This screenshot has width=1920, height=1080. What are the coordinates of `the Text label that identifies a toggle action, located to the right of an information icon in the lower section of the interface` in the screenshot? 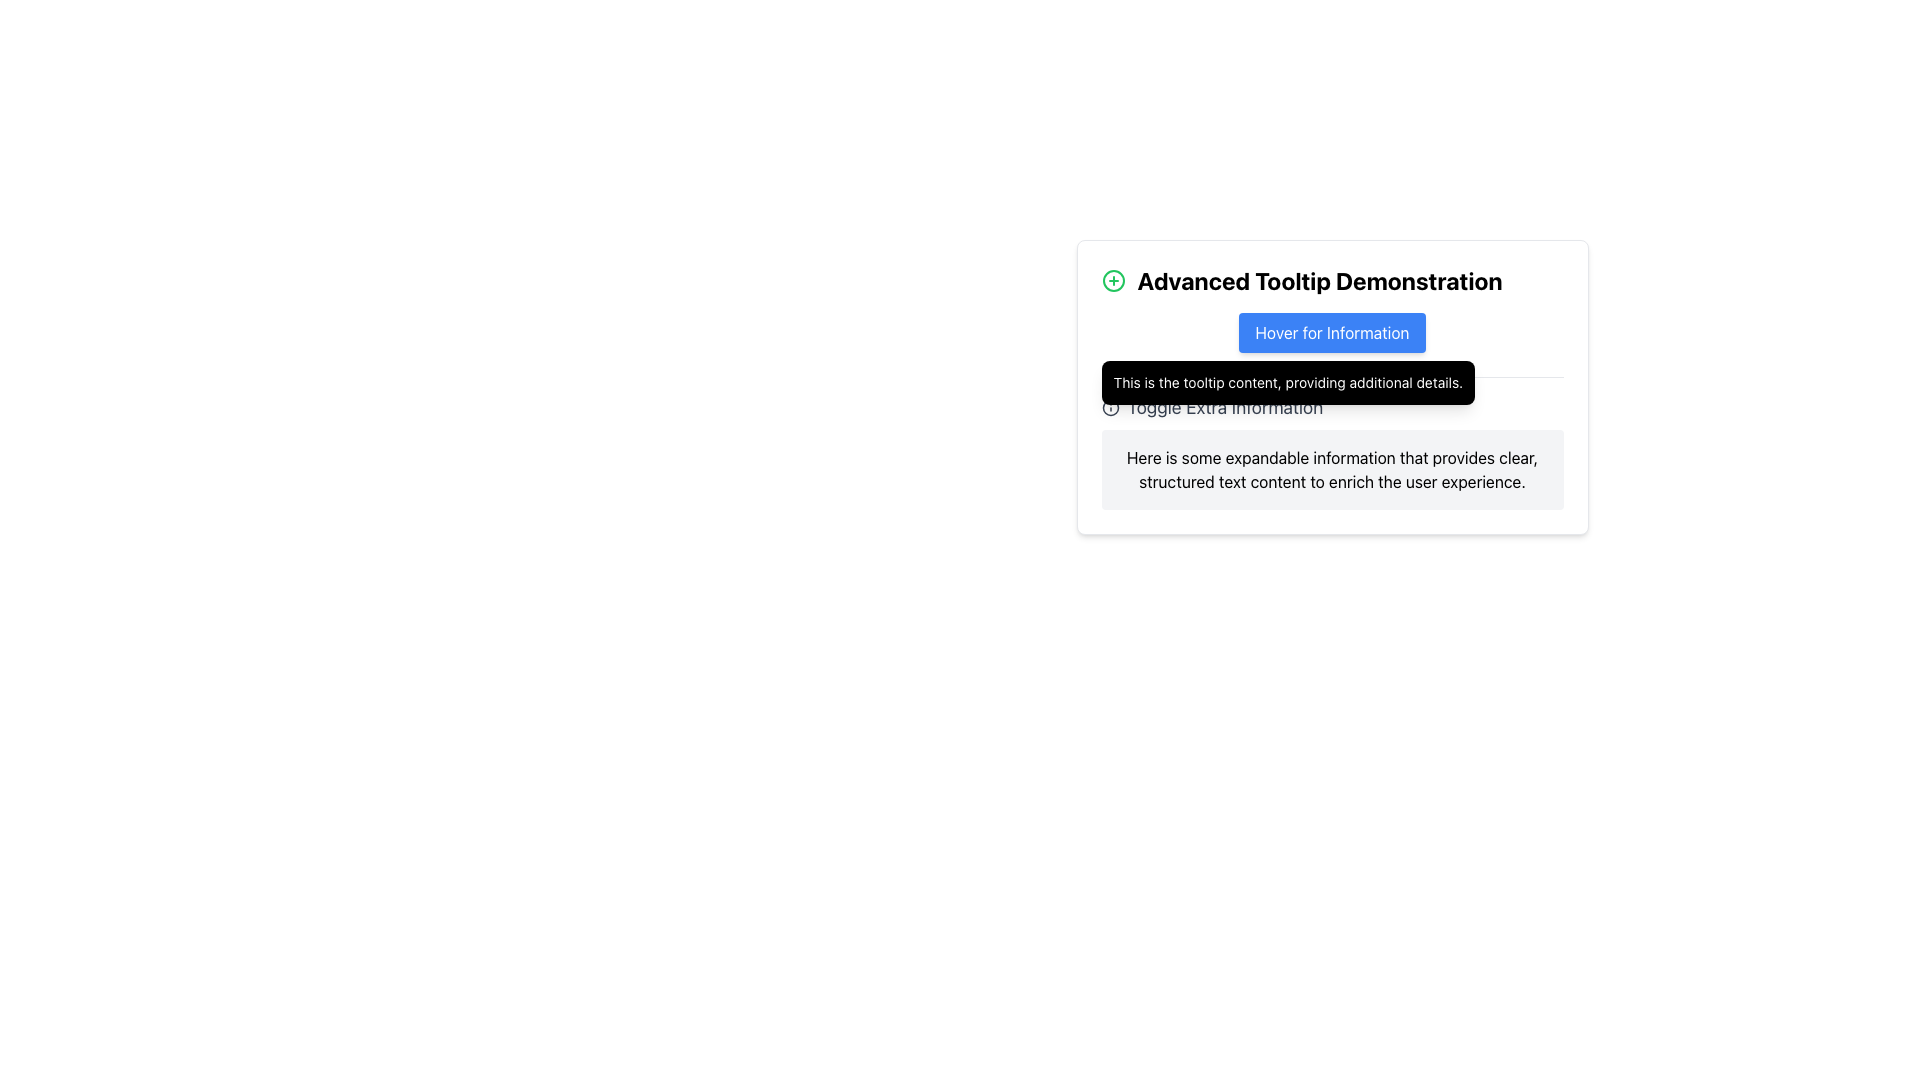 It's located at (1224, 407).